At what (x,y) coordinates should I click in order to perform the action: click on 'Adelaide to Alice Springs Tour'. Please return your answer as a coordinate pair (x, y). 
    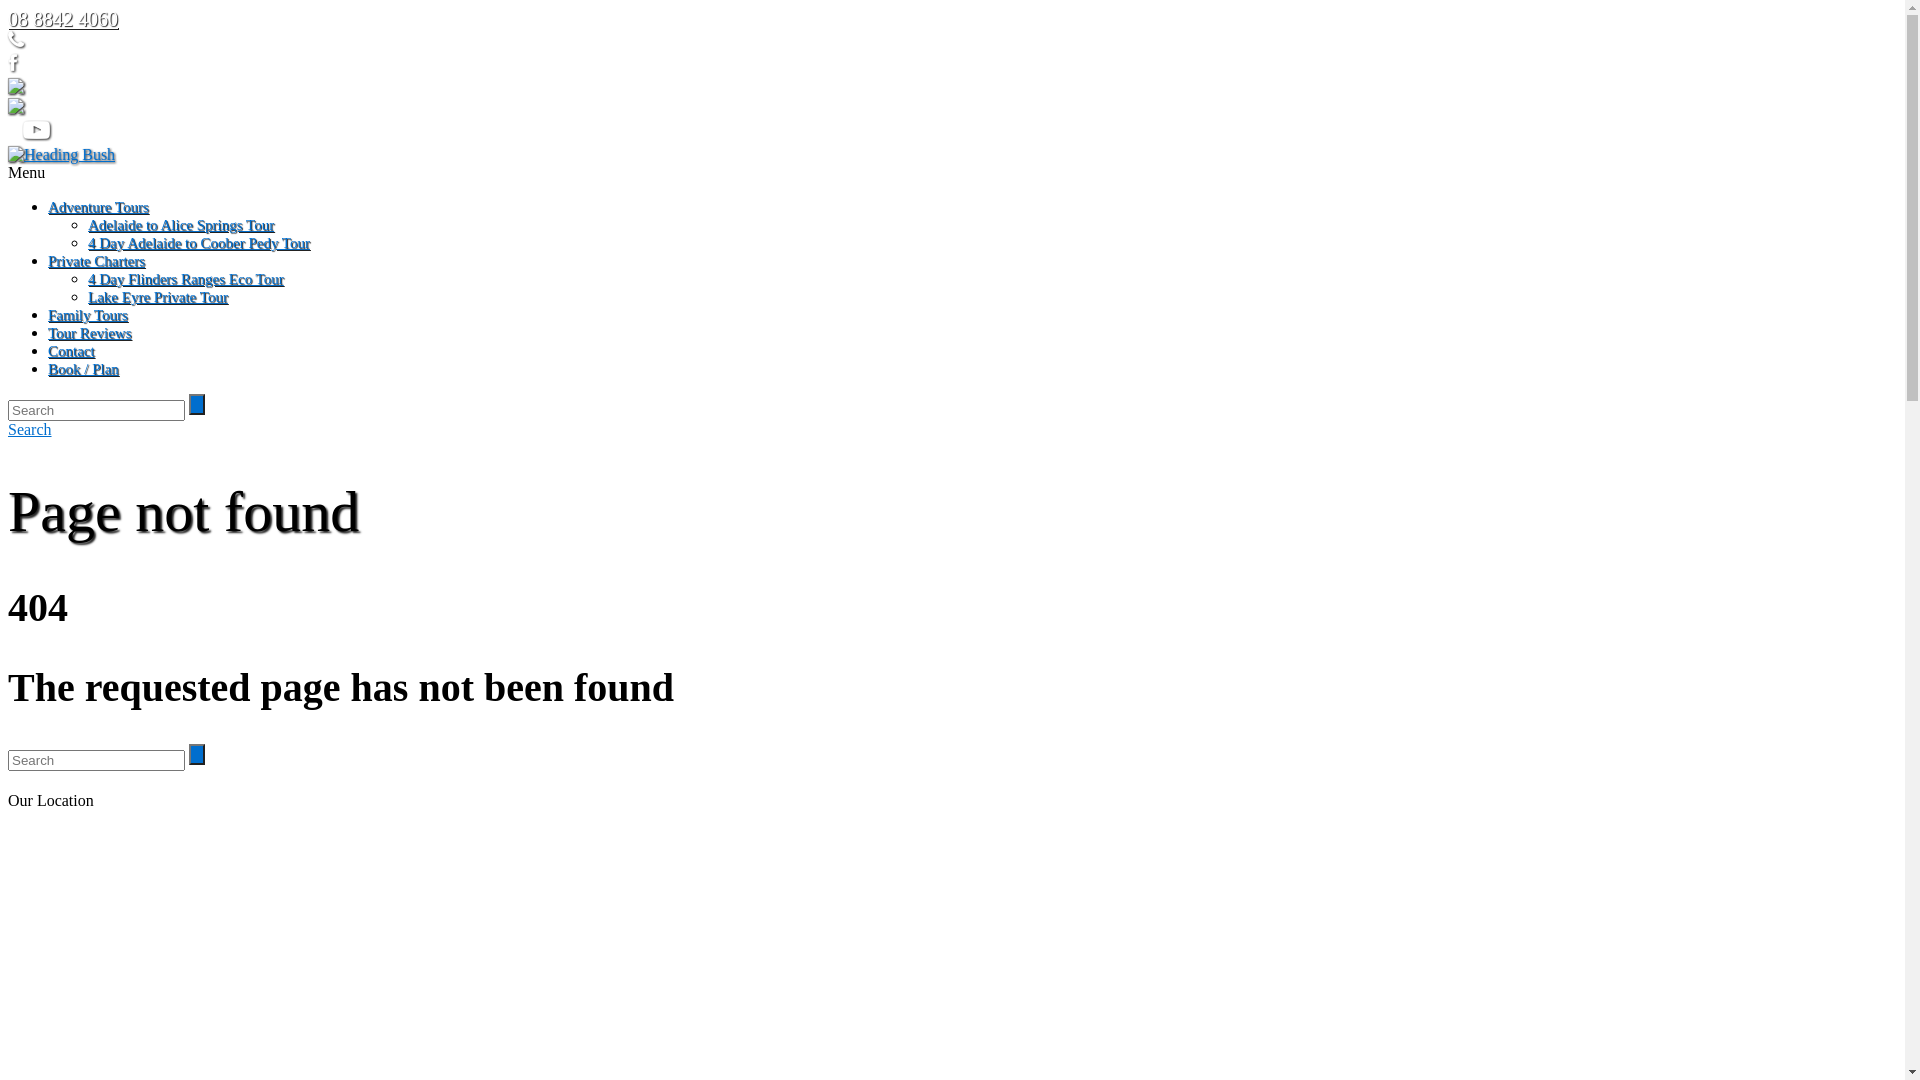
    Looking at the image, I should click on (181, 224).